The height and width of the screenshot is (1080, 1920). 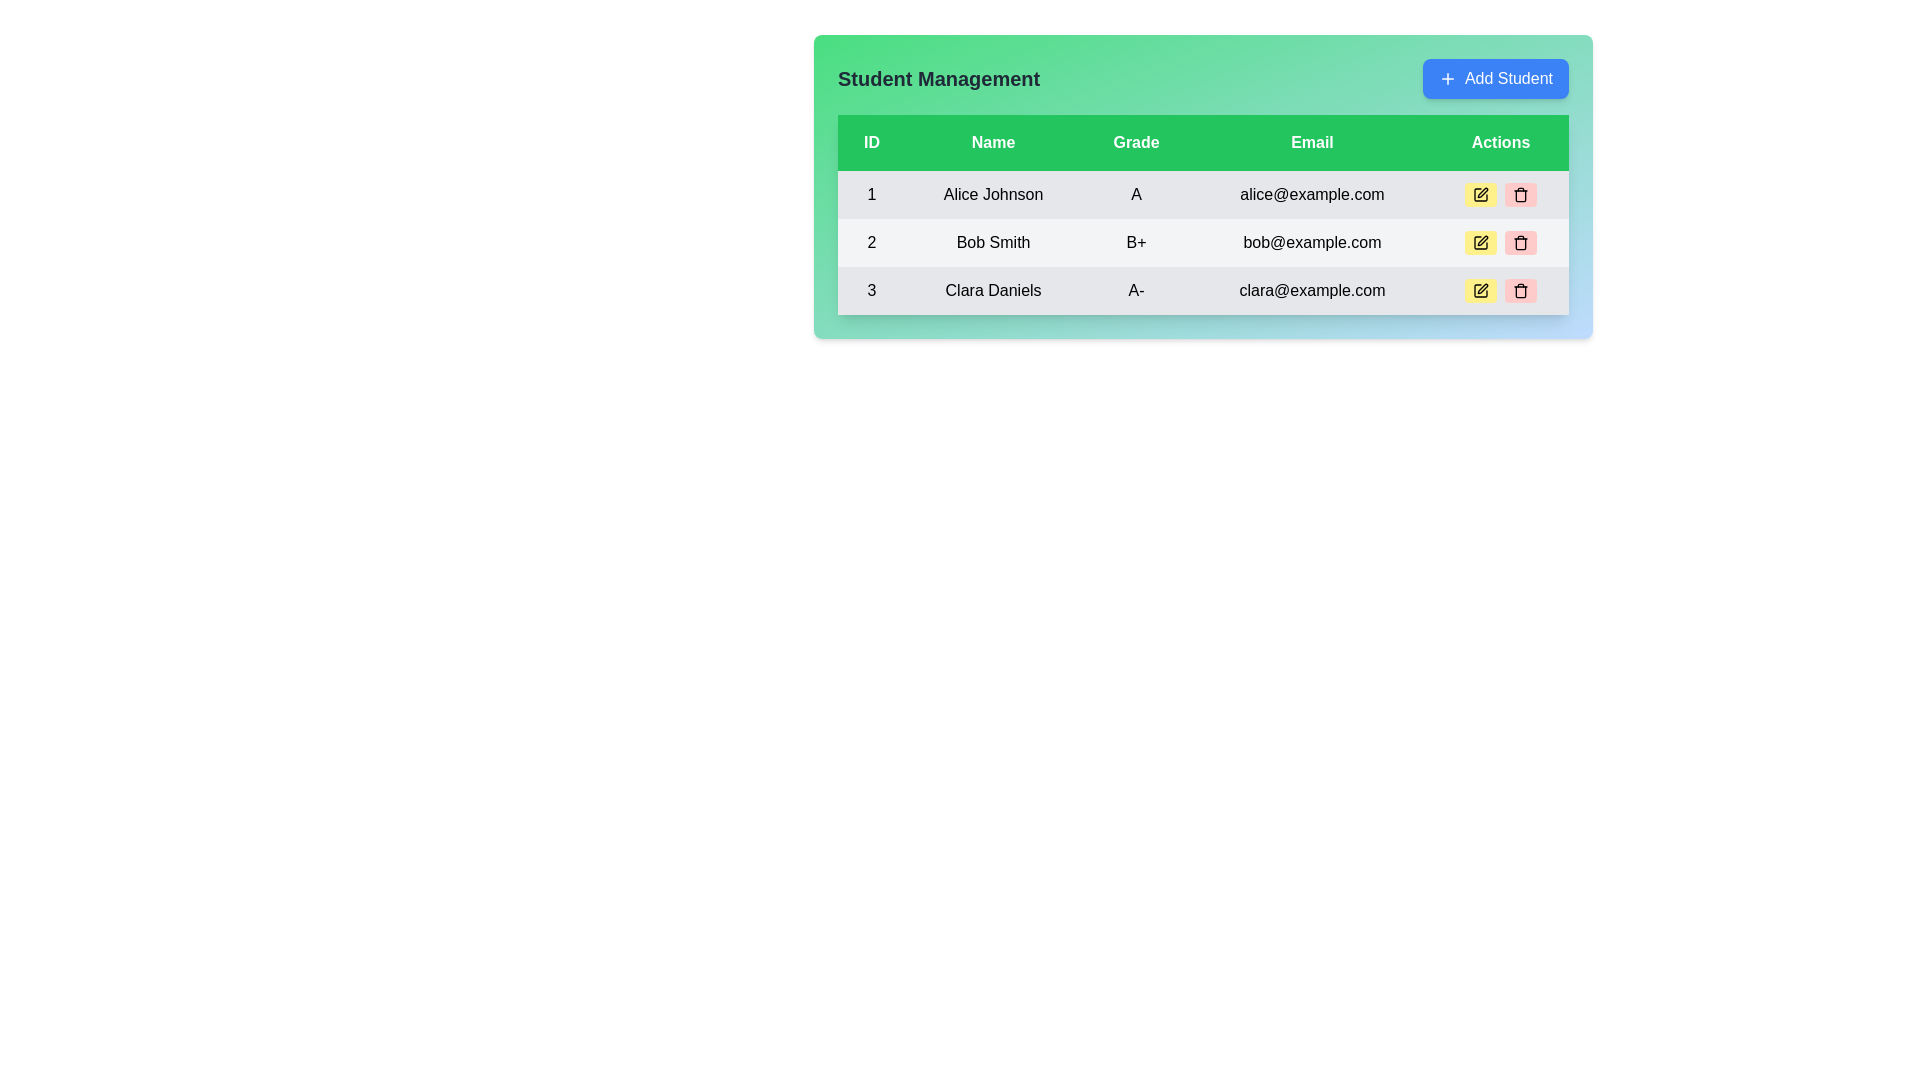 I want to click on the delete button in the table row displaying details for 'Clara Daniels', located at the bottom of the three-row table under the 'Actions' column, so click(x=1202, y=290).